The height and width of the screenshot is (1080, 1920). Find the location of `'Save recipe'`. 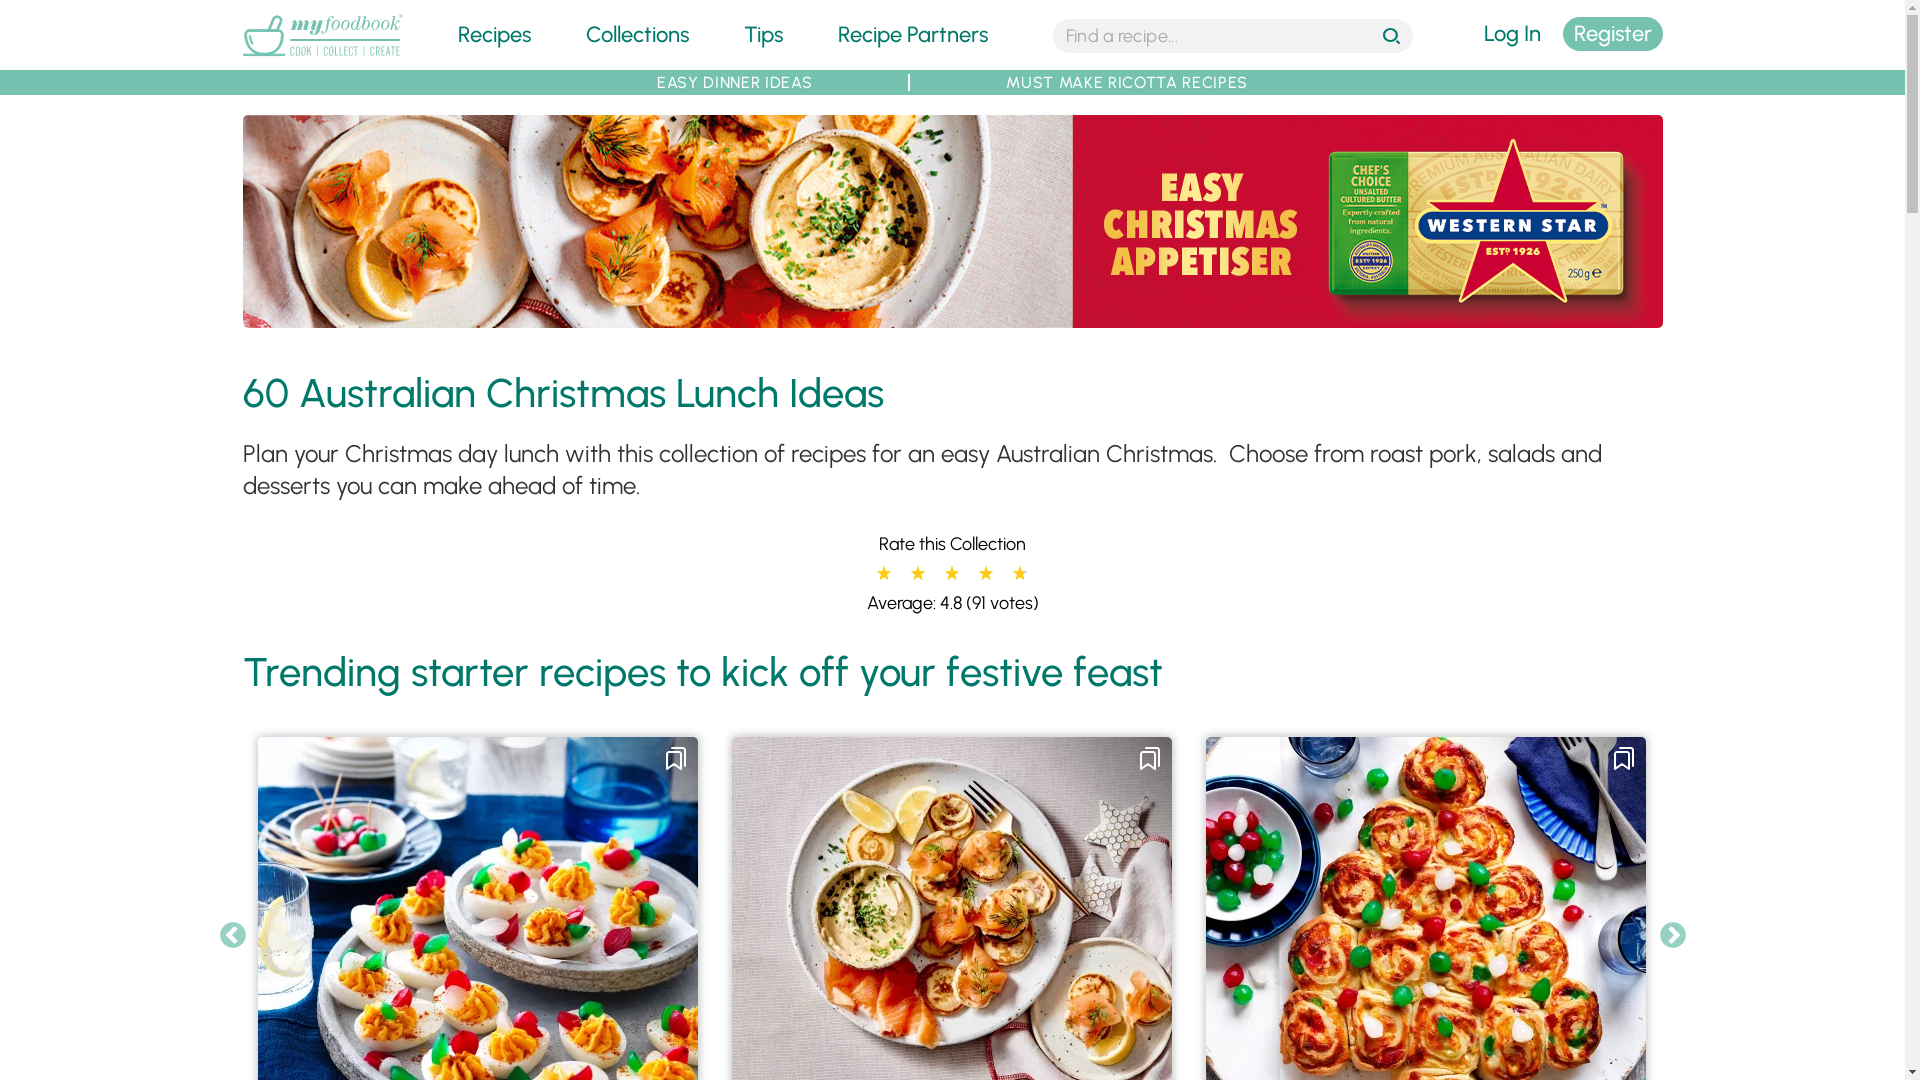

'Save recipe' is located at coordinates (1623, 759).